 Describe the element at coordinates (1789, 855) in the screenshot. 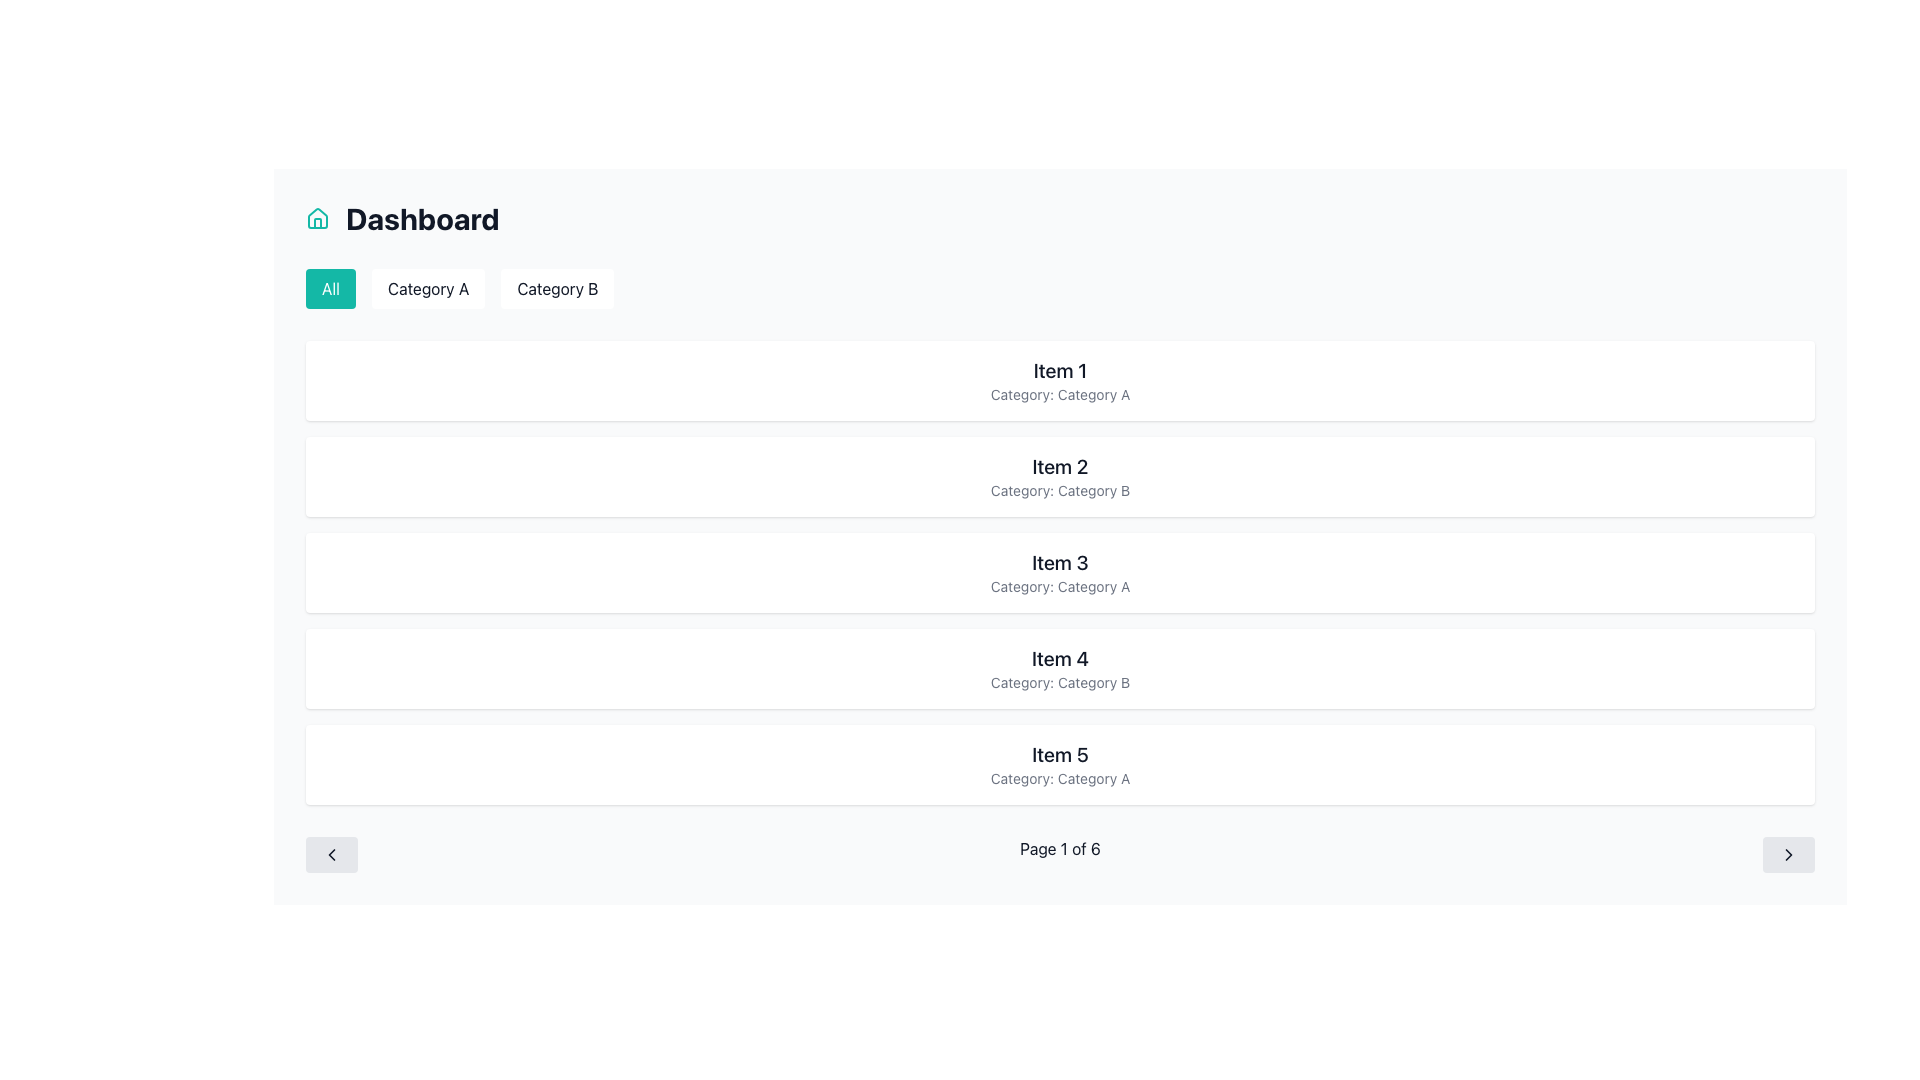

I see `the rightward-pointing chevron icon embedded within the pagination control button at the bottom-right corner` at that location.